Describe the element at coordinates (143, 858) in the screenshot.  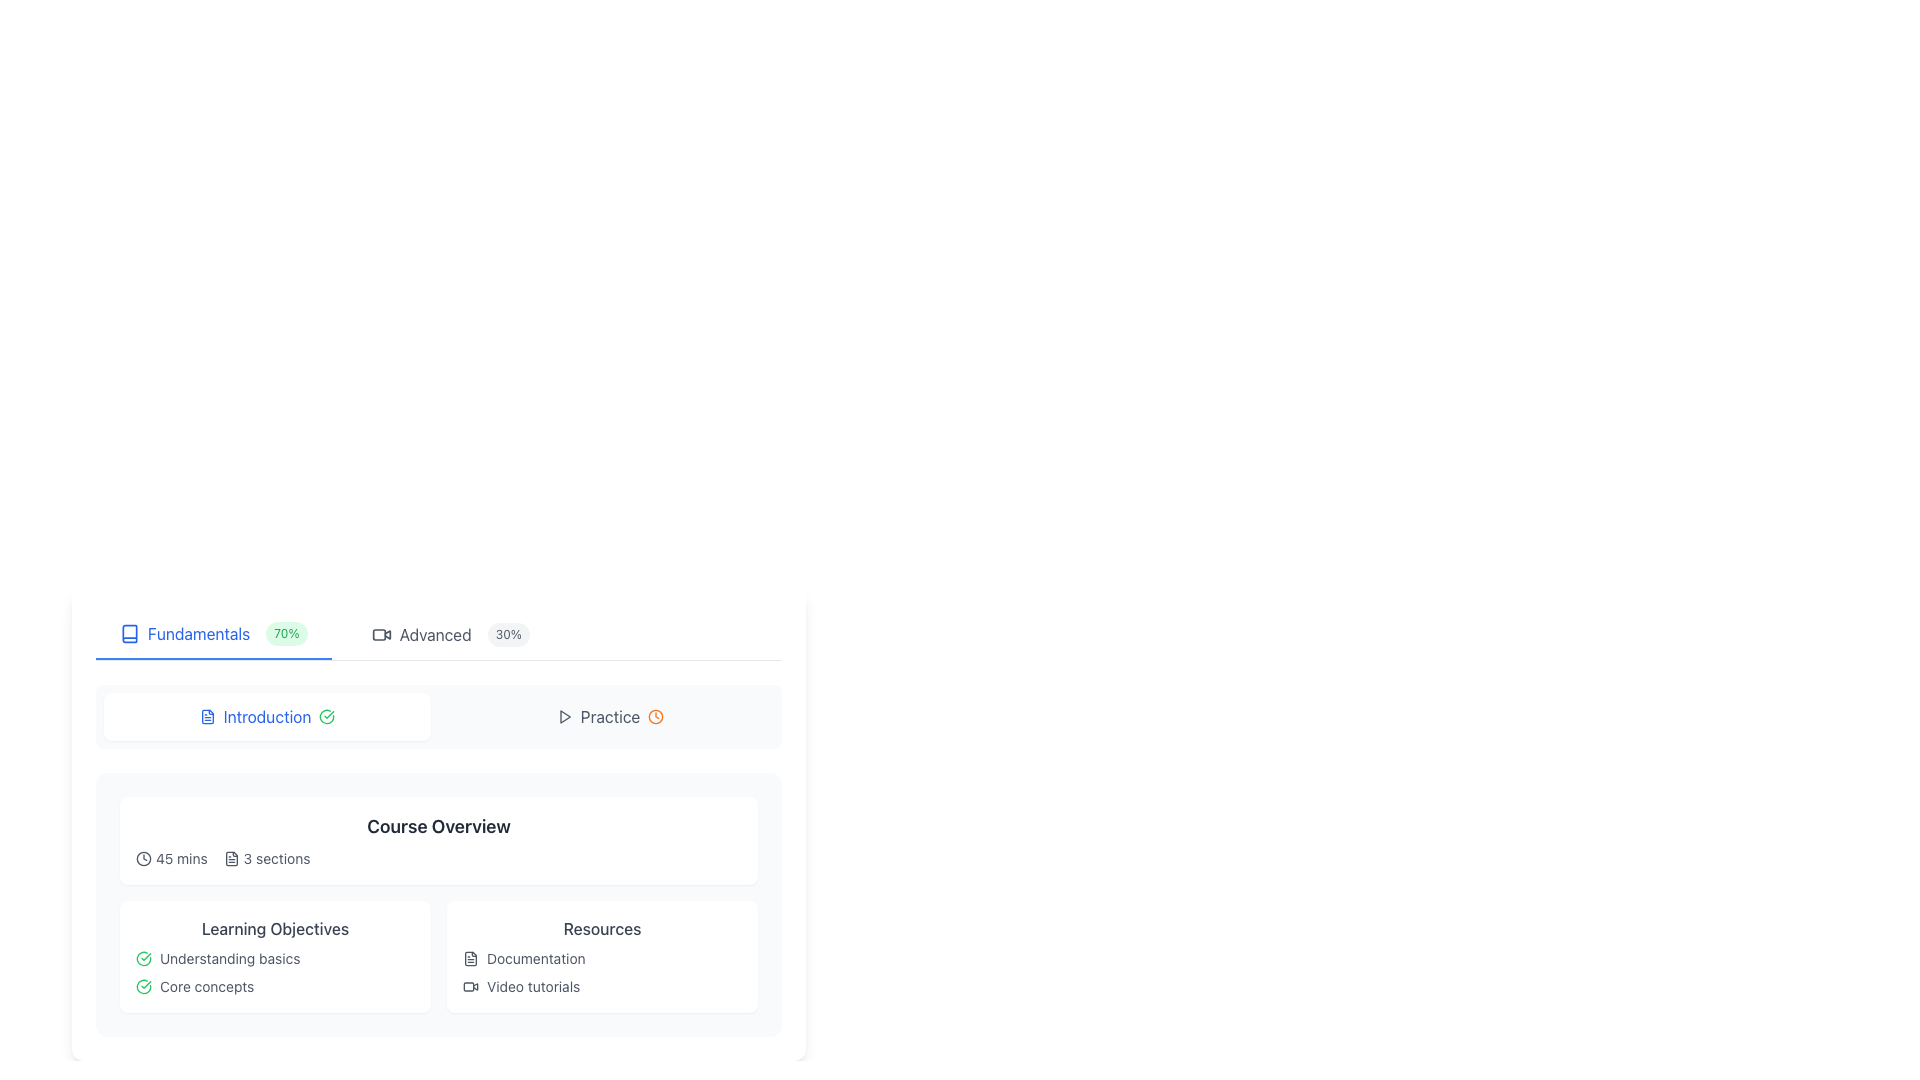
I see `the clock icon that visually indicates the duration or time-related information associated with the text '45 mins', located to the left of the text` at that location.